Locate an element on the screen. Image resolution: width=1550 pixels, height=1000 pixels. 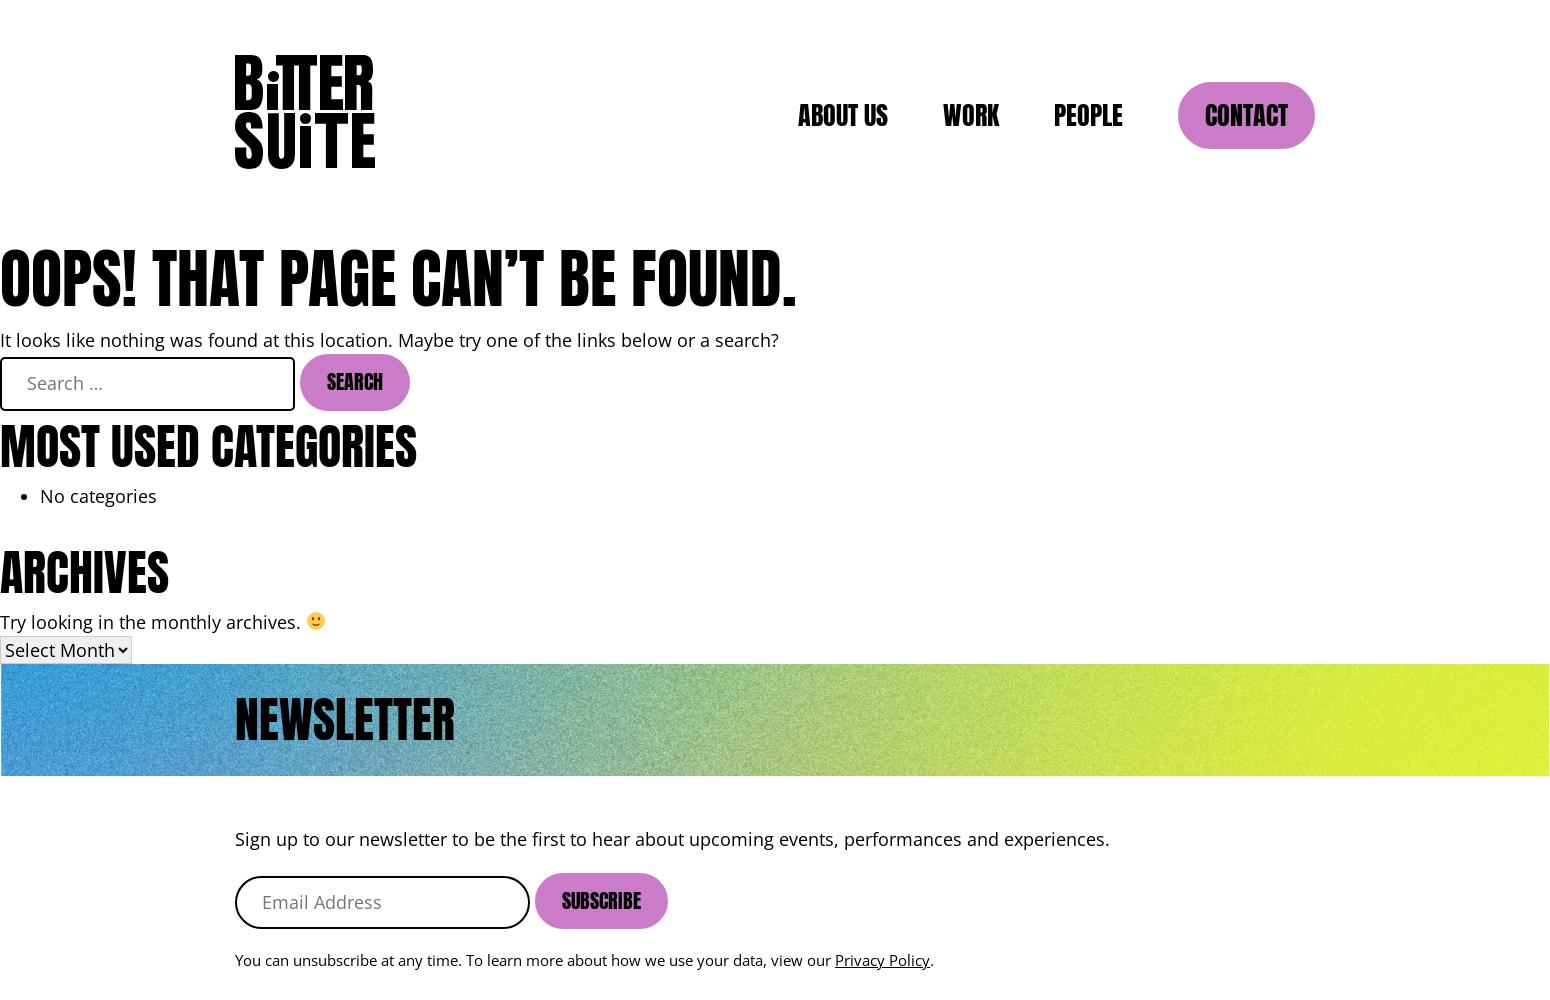
'Privacy Policy' is located at coordinates (882, 959).